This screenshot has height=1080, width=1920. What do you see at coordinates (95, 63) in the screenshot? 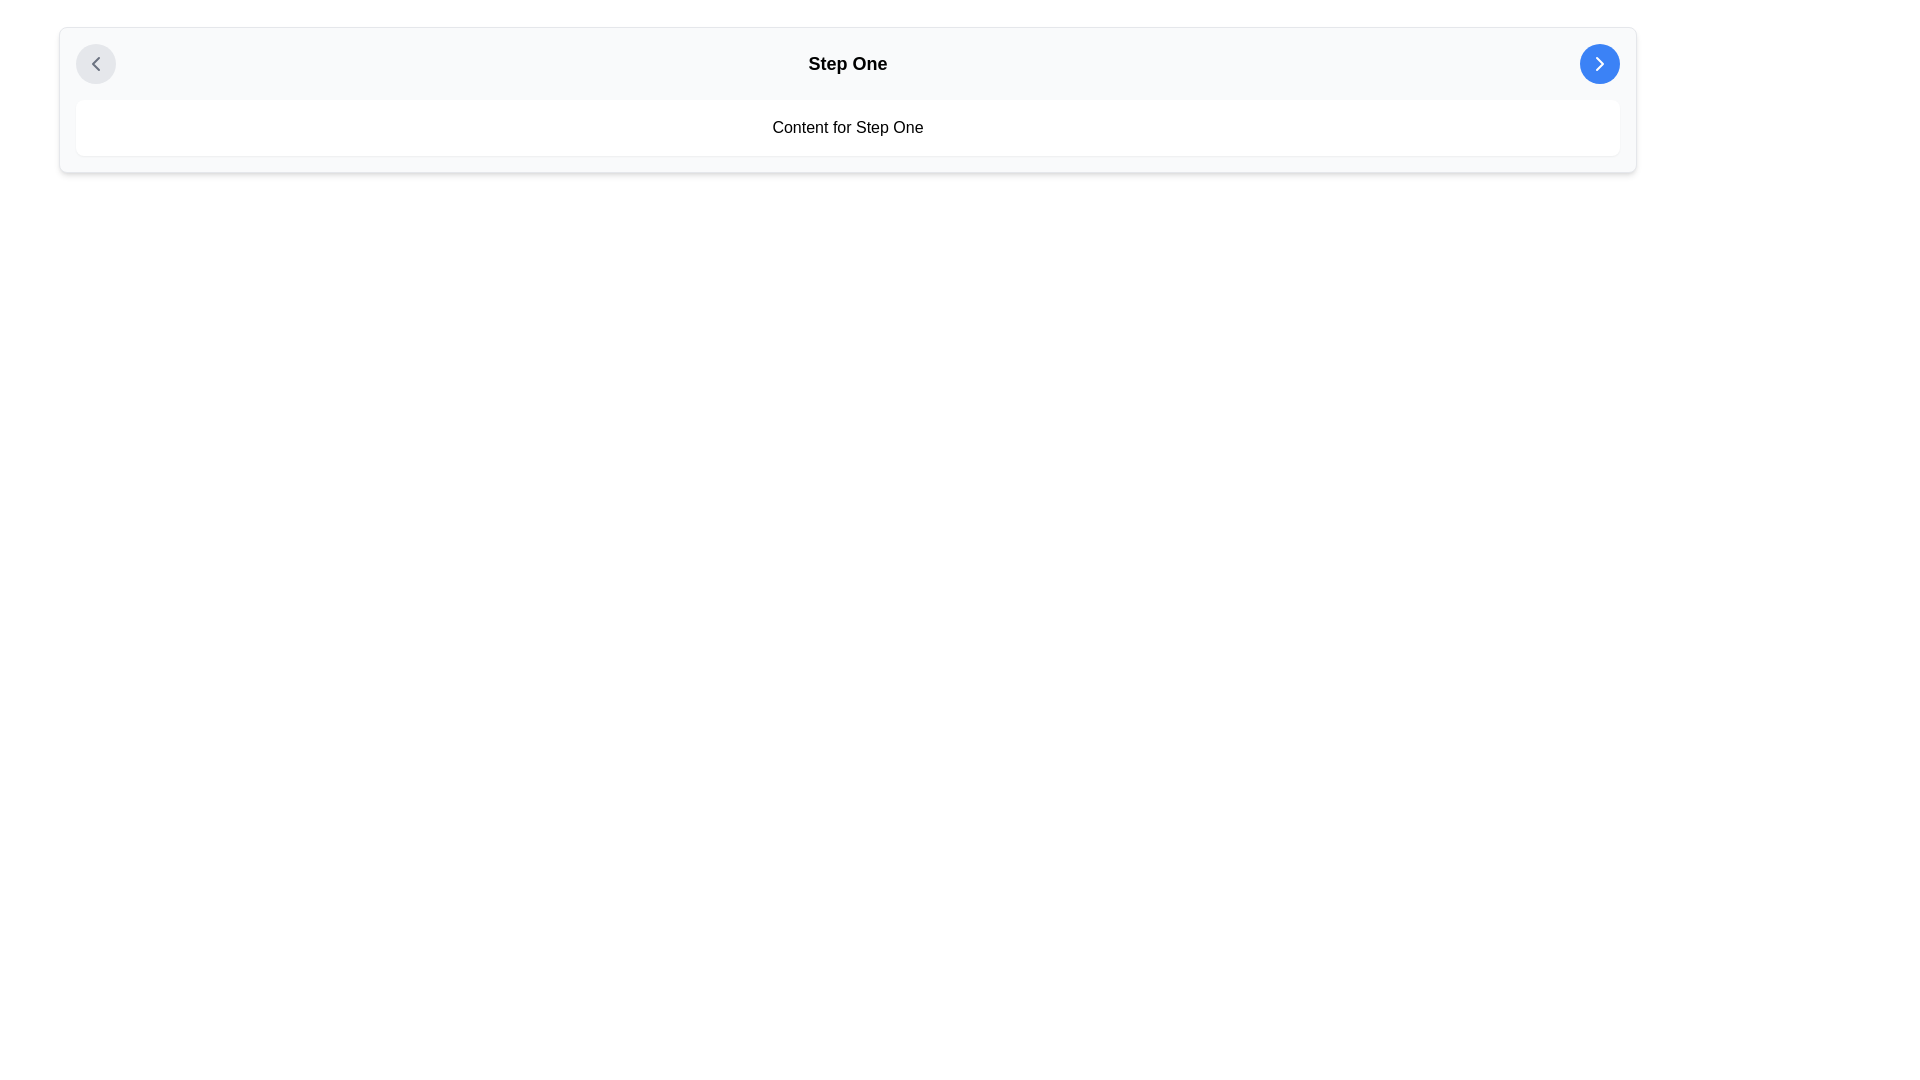
I see `the circular gray button with a left-pointing chevron icon` at bounding box center [95, 63].